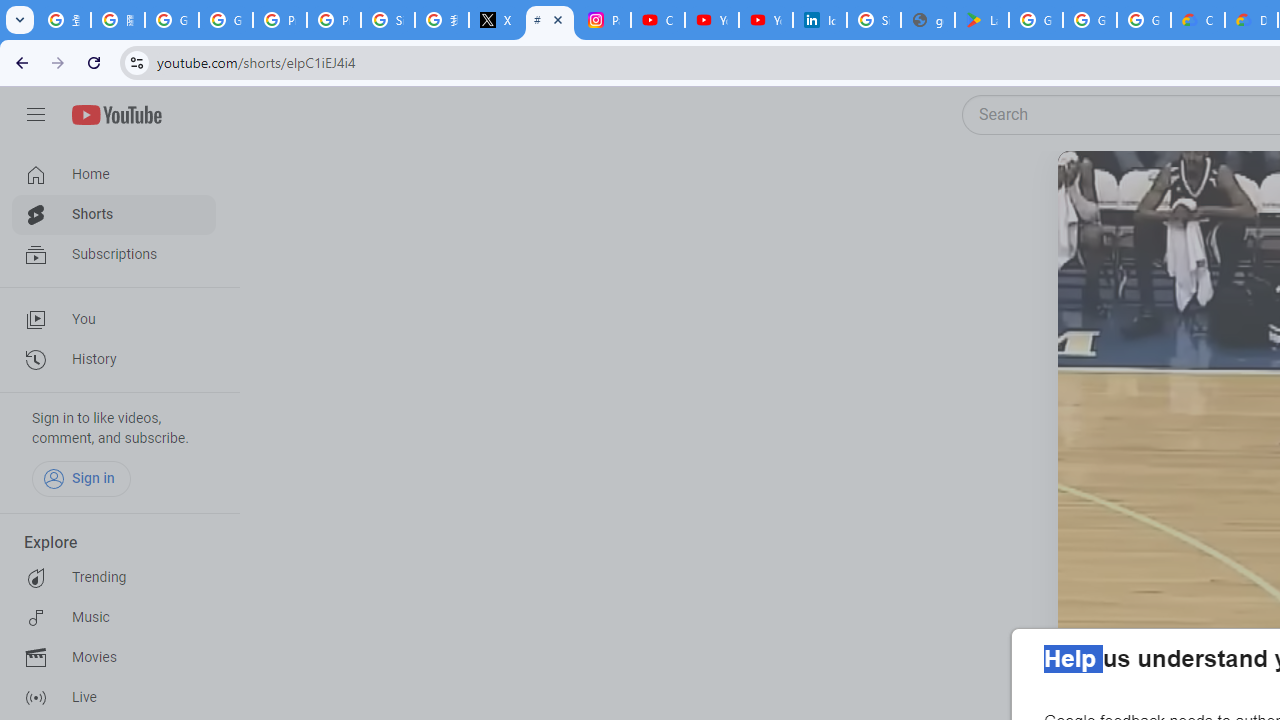  I want to click on 'Live', so click(112, 697).